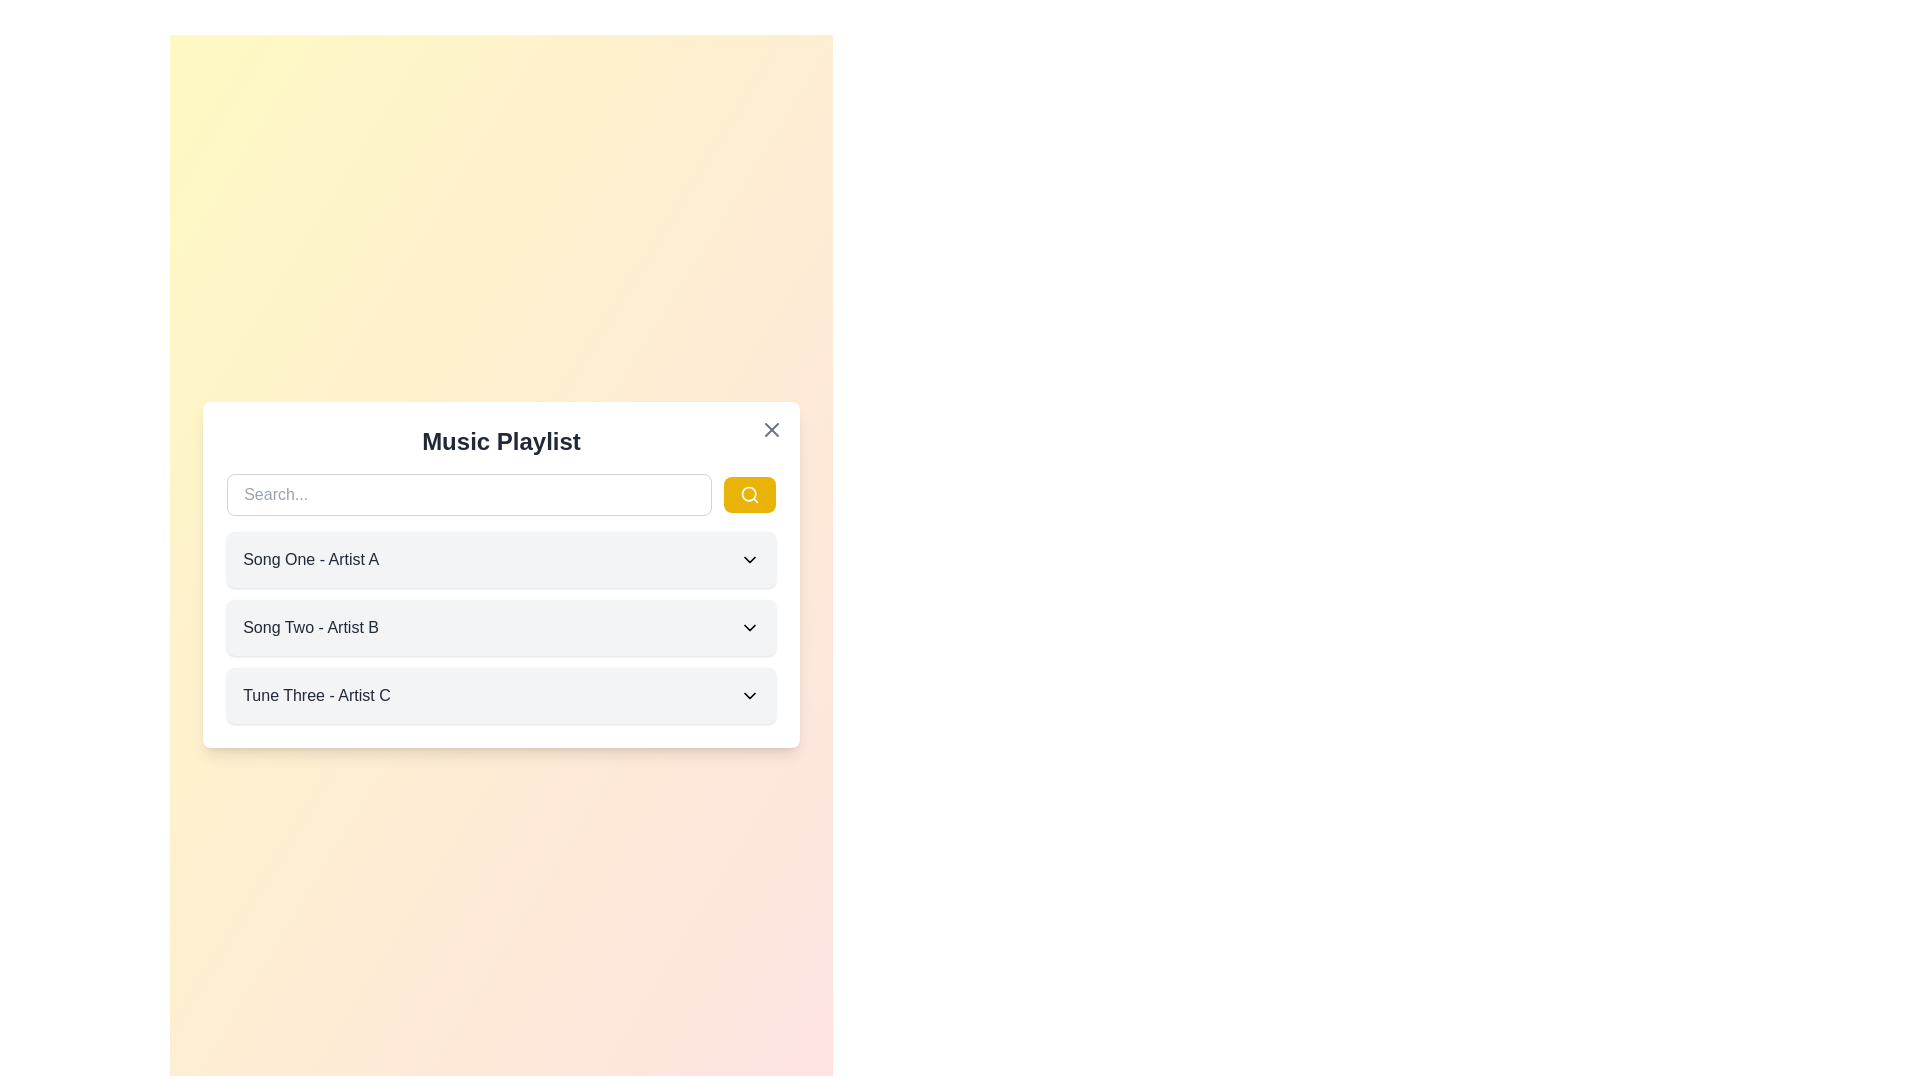 The height and width of the screenshot is (1080, 1920). I want to click on the toggle button for 'Tune Three - Artist C', so click(748, 694).